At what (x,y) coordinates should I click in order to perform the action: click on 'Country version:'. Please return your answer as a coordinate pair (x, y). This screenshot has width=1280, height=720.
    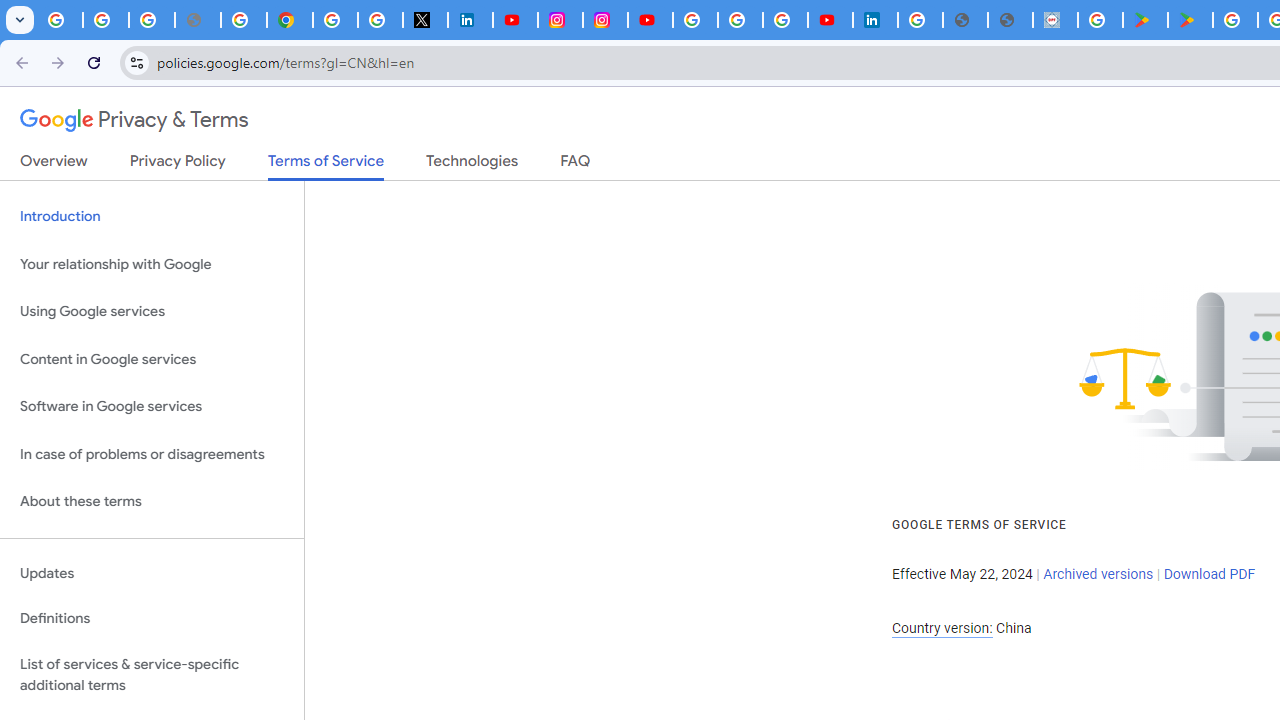
    Looking at the image, I should click on (941, 627).